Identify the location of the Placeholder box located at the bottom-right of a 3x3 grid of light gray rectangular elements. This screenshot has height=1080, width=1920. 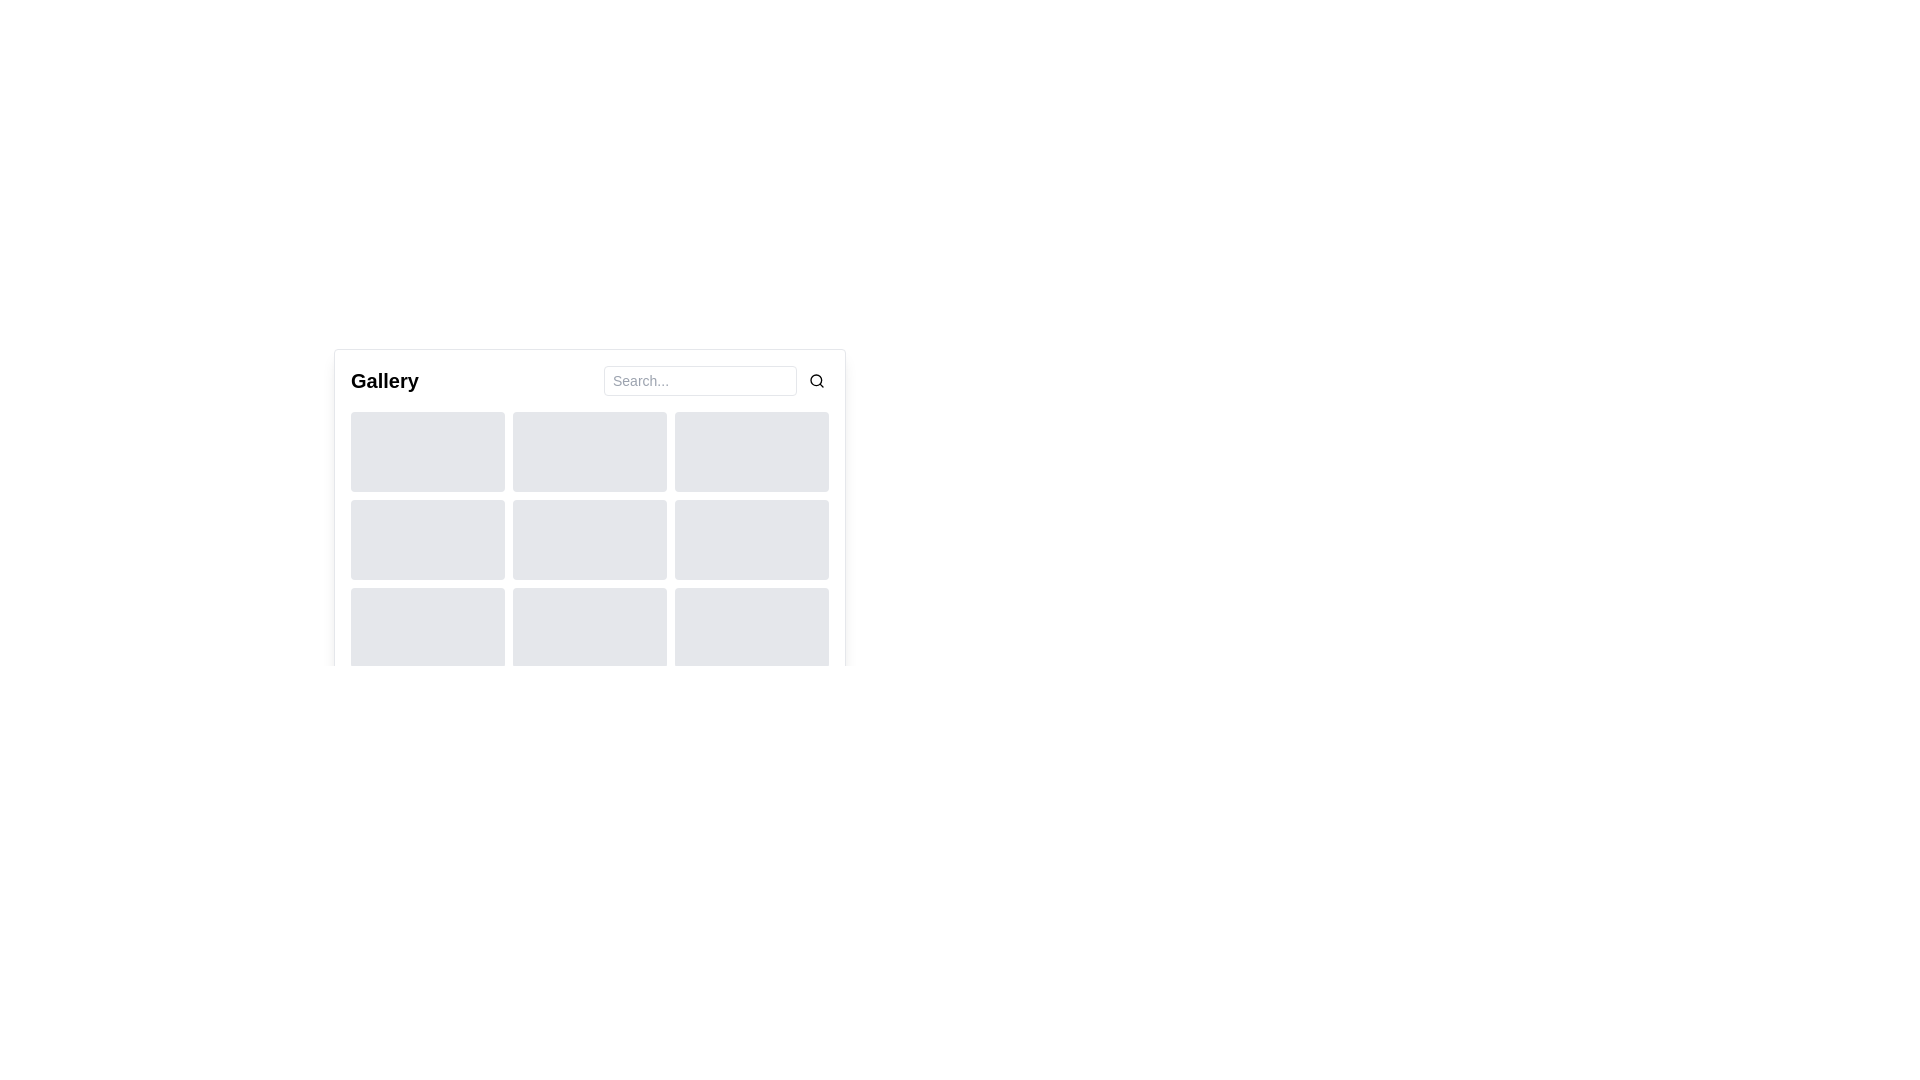
(751, 627).